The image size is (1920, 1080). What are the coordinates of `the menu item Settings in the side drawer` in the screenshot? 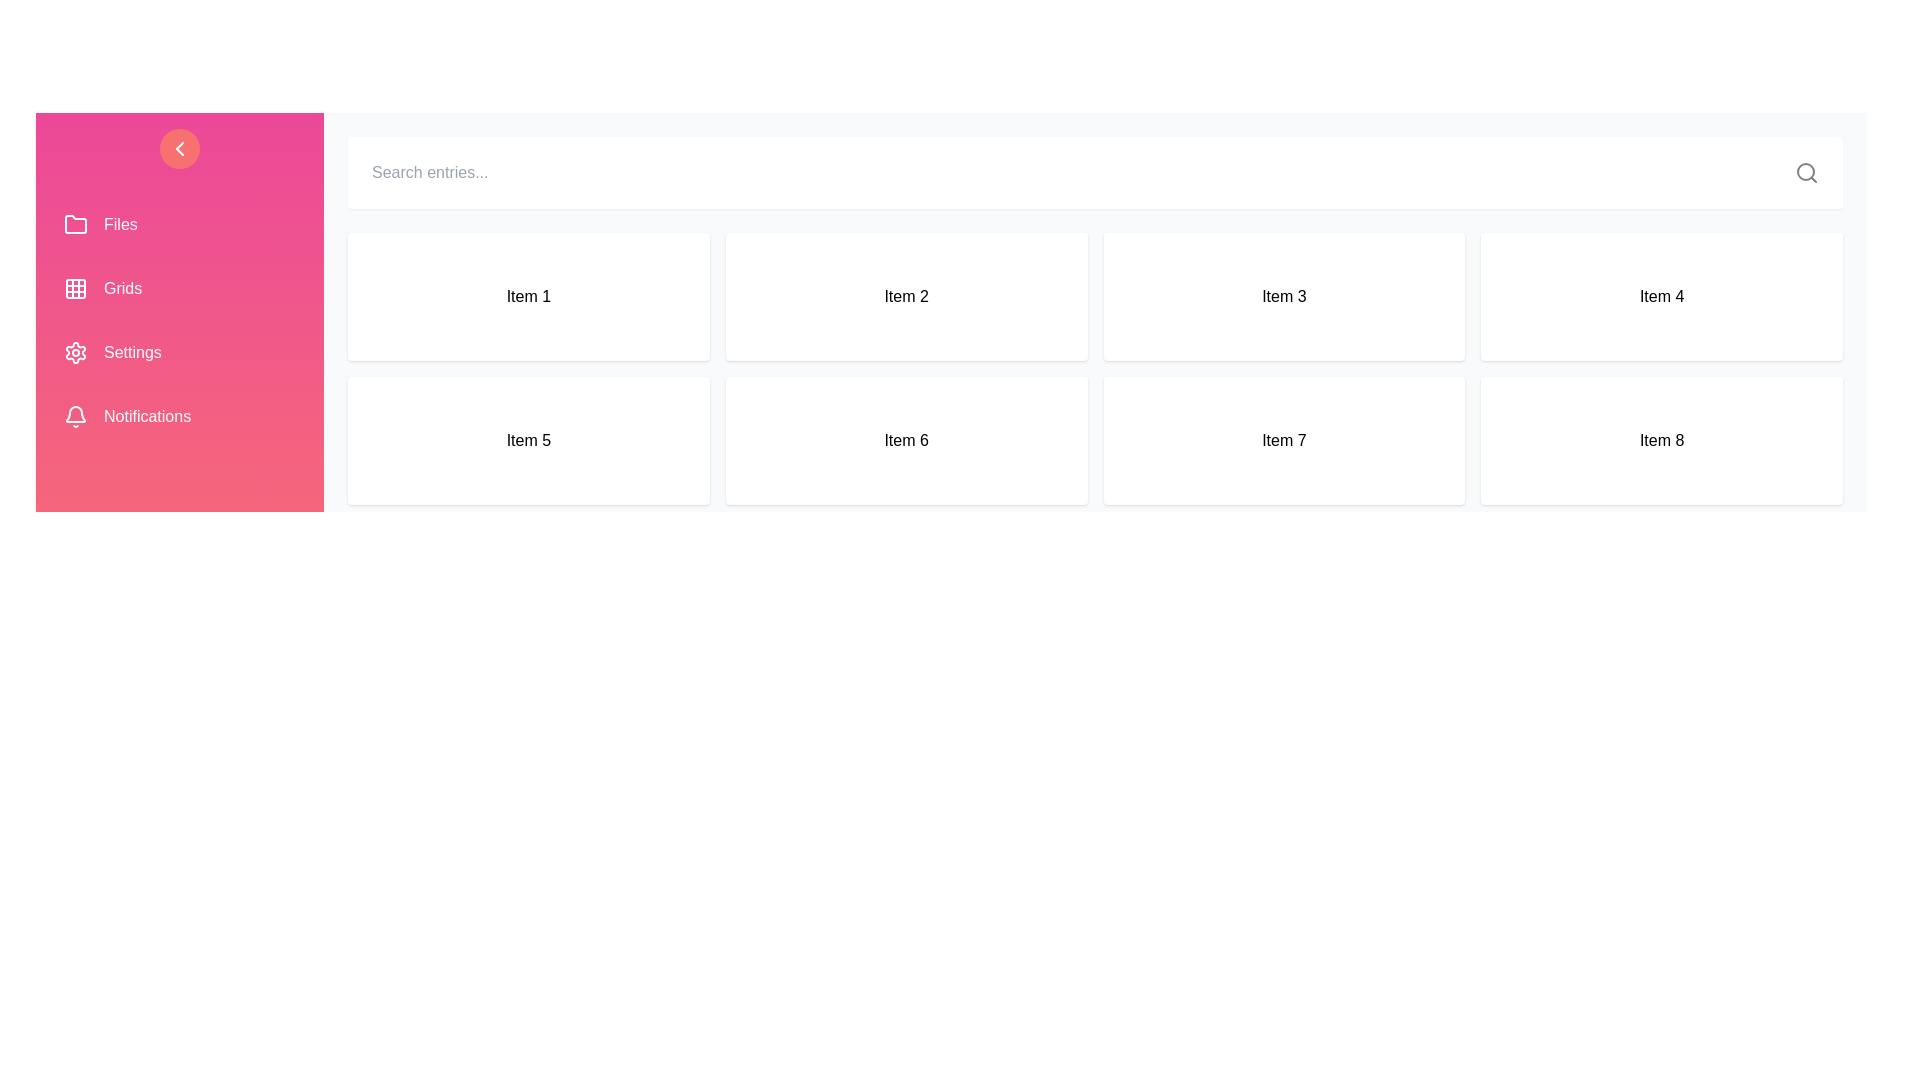 It's located at (180, 352).